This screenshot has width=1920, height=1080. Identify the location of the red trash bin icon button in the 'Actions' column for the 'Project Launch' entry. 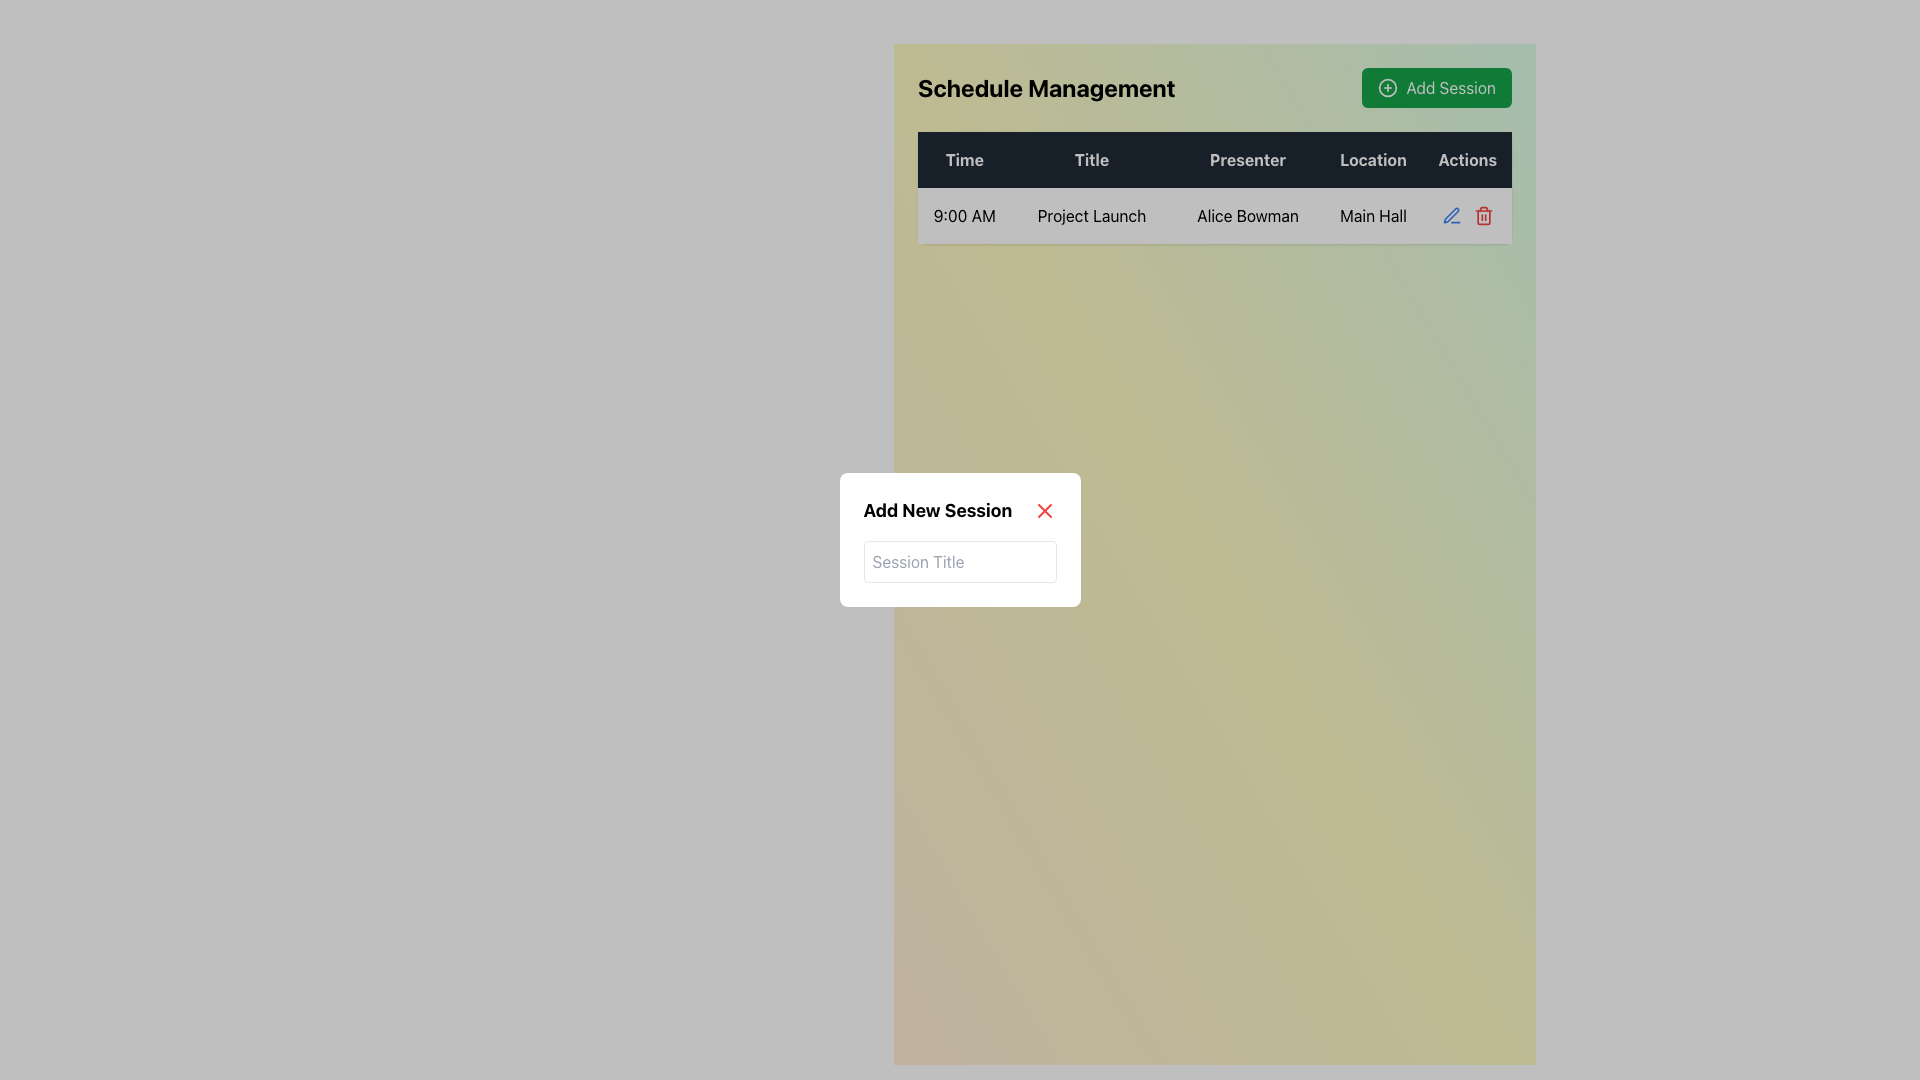
(1483, 216).